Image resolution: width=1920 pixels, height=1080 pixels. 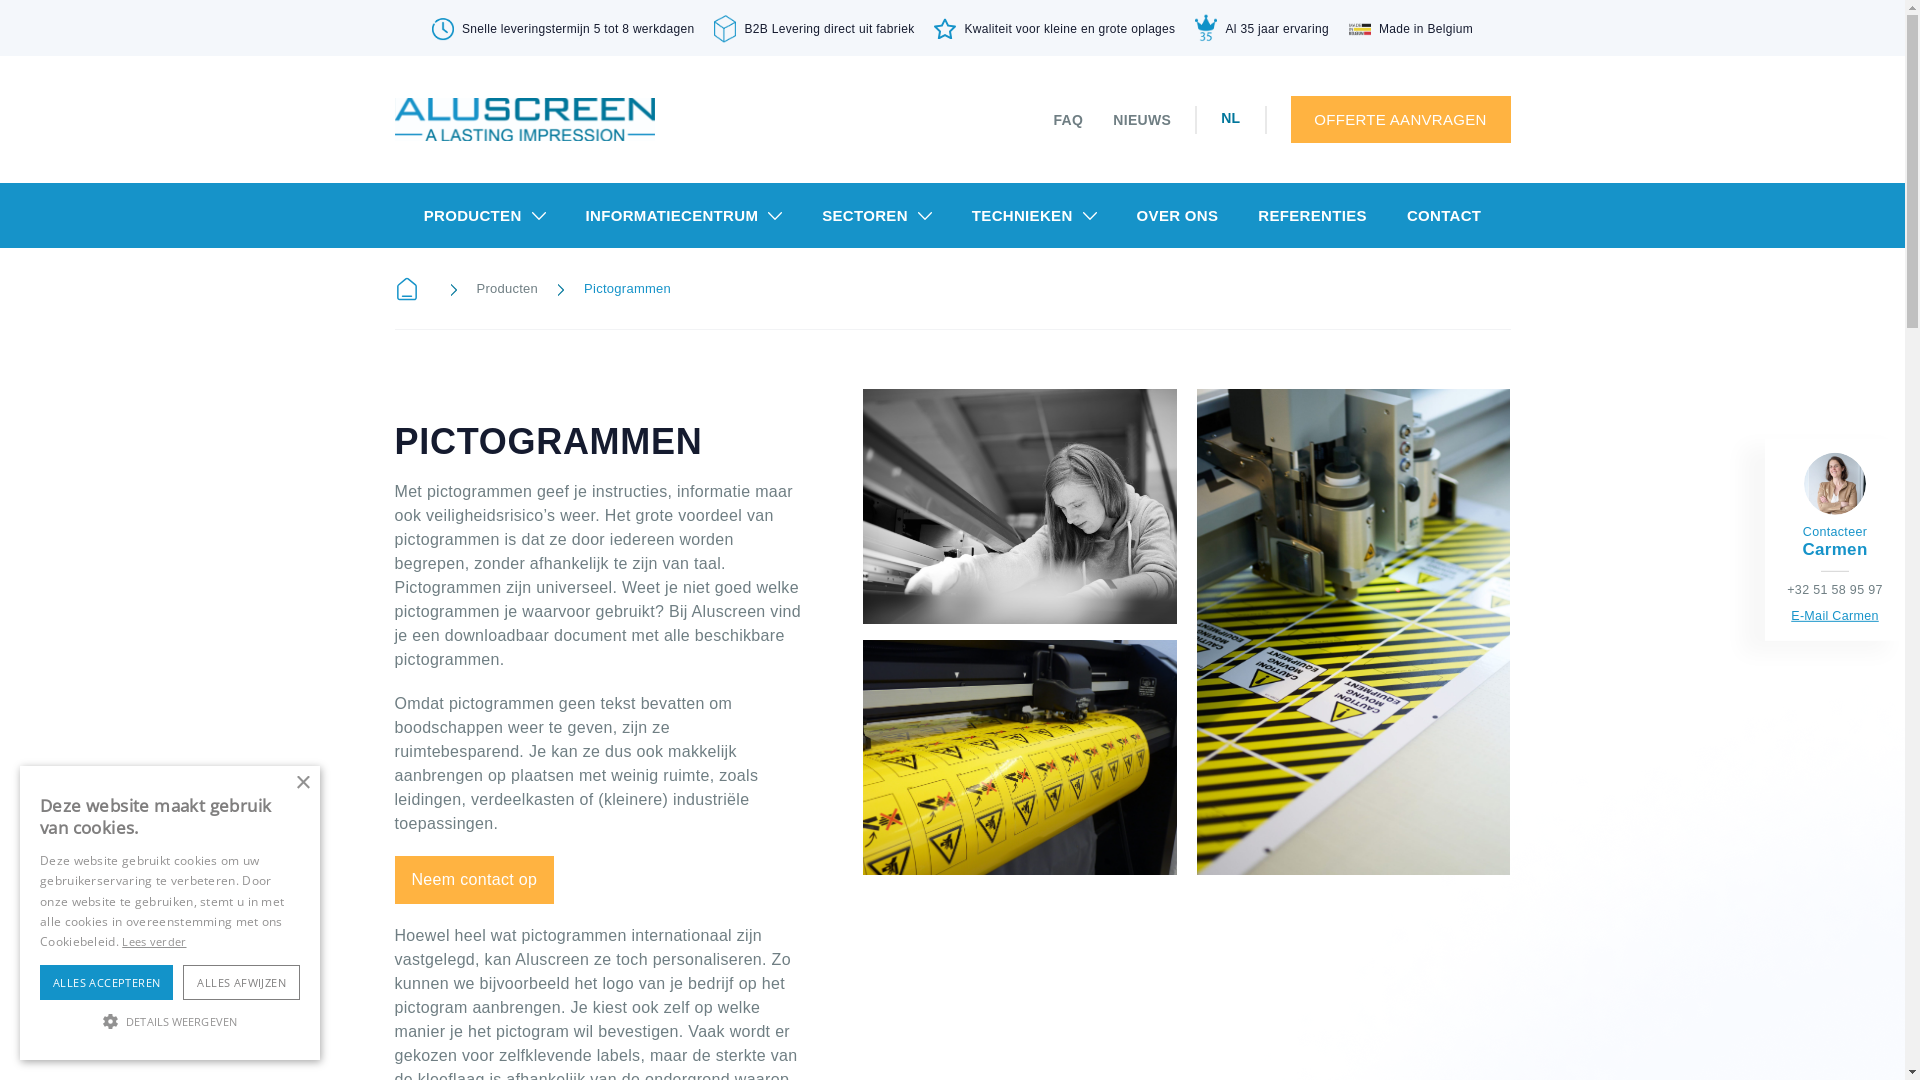 What do you see at coordinates (523, 119) in the screenshot?
I see `'logo'` at bounding box center [523, 119].